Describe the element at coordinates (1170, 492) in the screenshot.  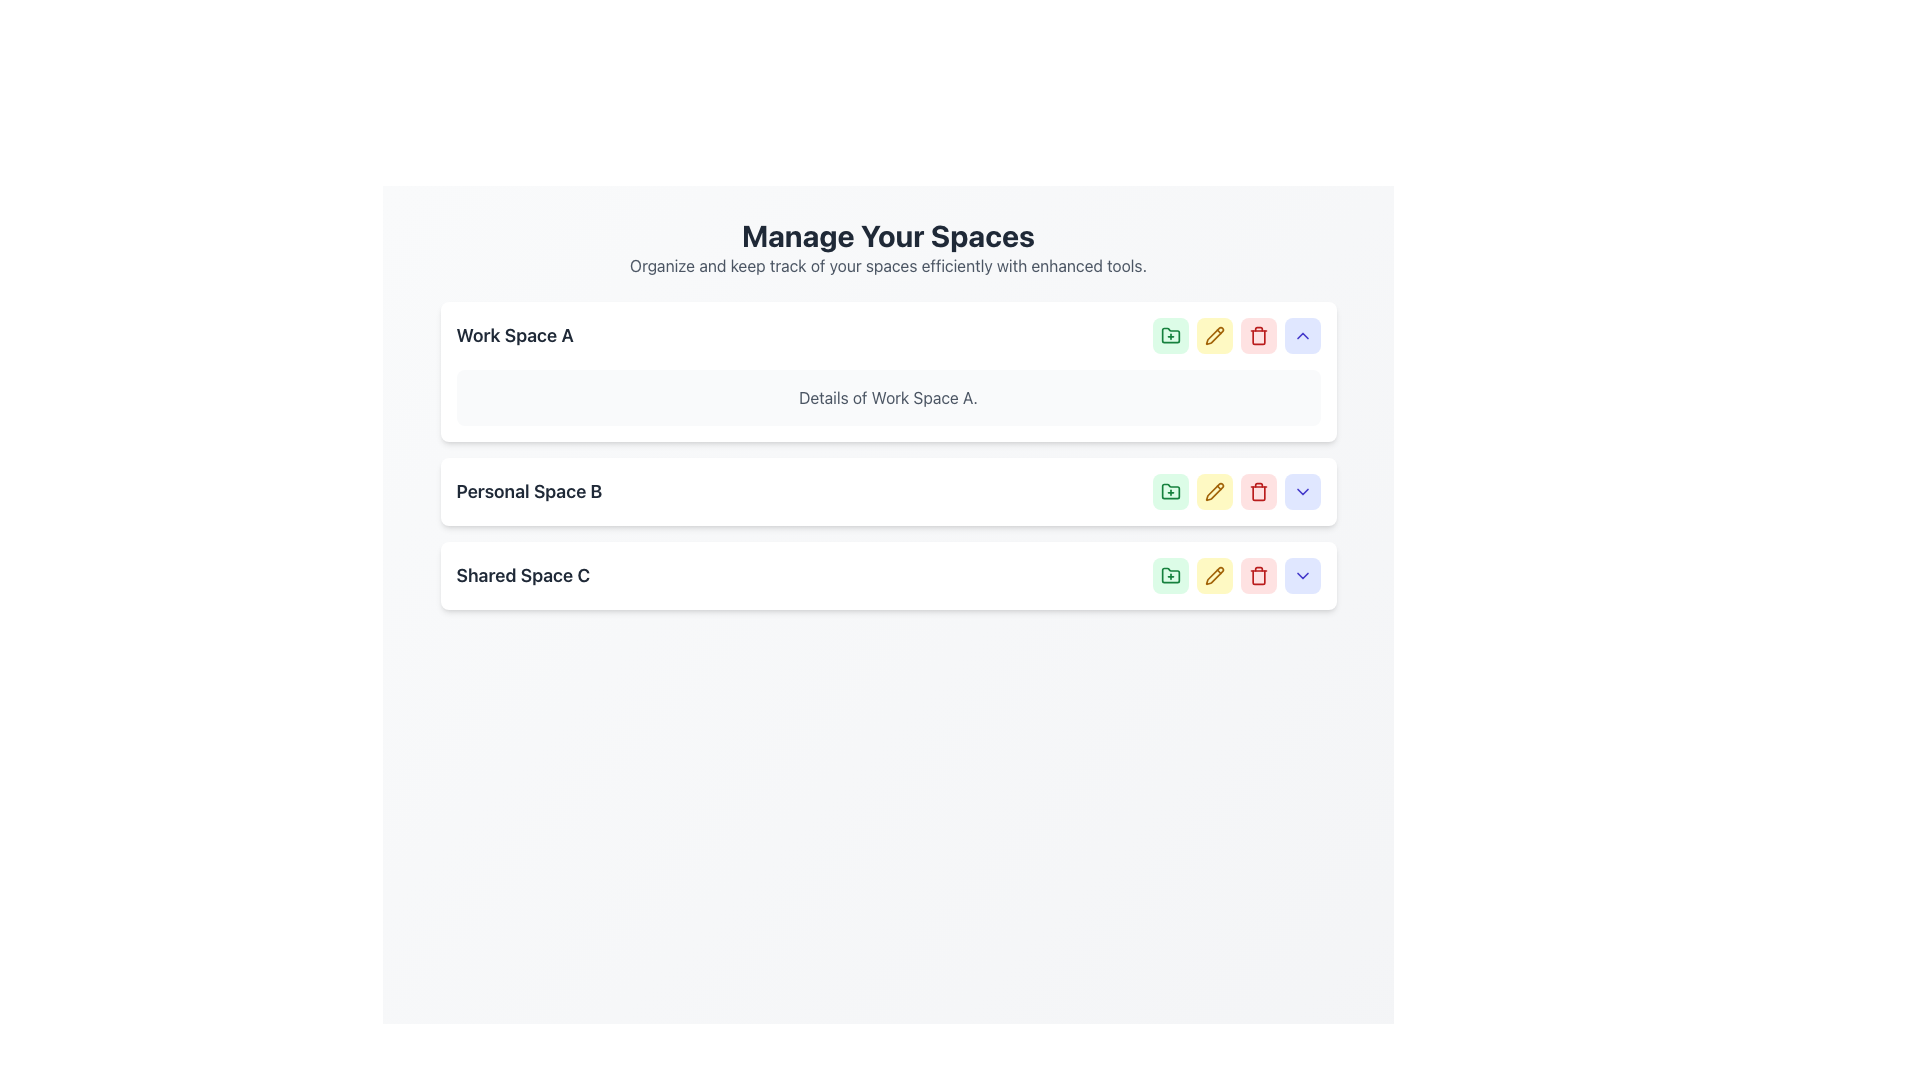
I see `the green folder icon with a plus sign in the control panel of the 'Personal Space B' section` at that location.